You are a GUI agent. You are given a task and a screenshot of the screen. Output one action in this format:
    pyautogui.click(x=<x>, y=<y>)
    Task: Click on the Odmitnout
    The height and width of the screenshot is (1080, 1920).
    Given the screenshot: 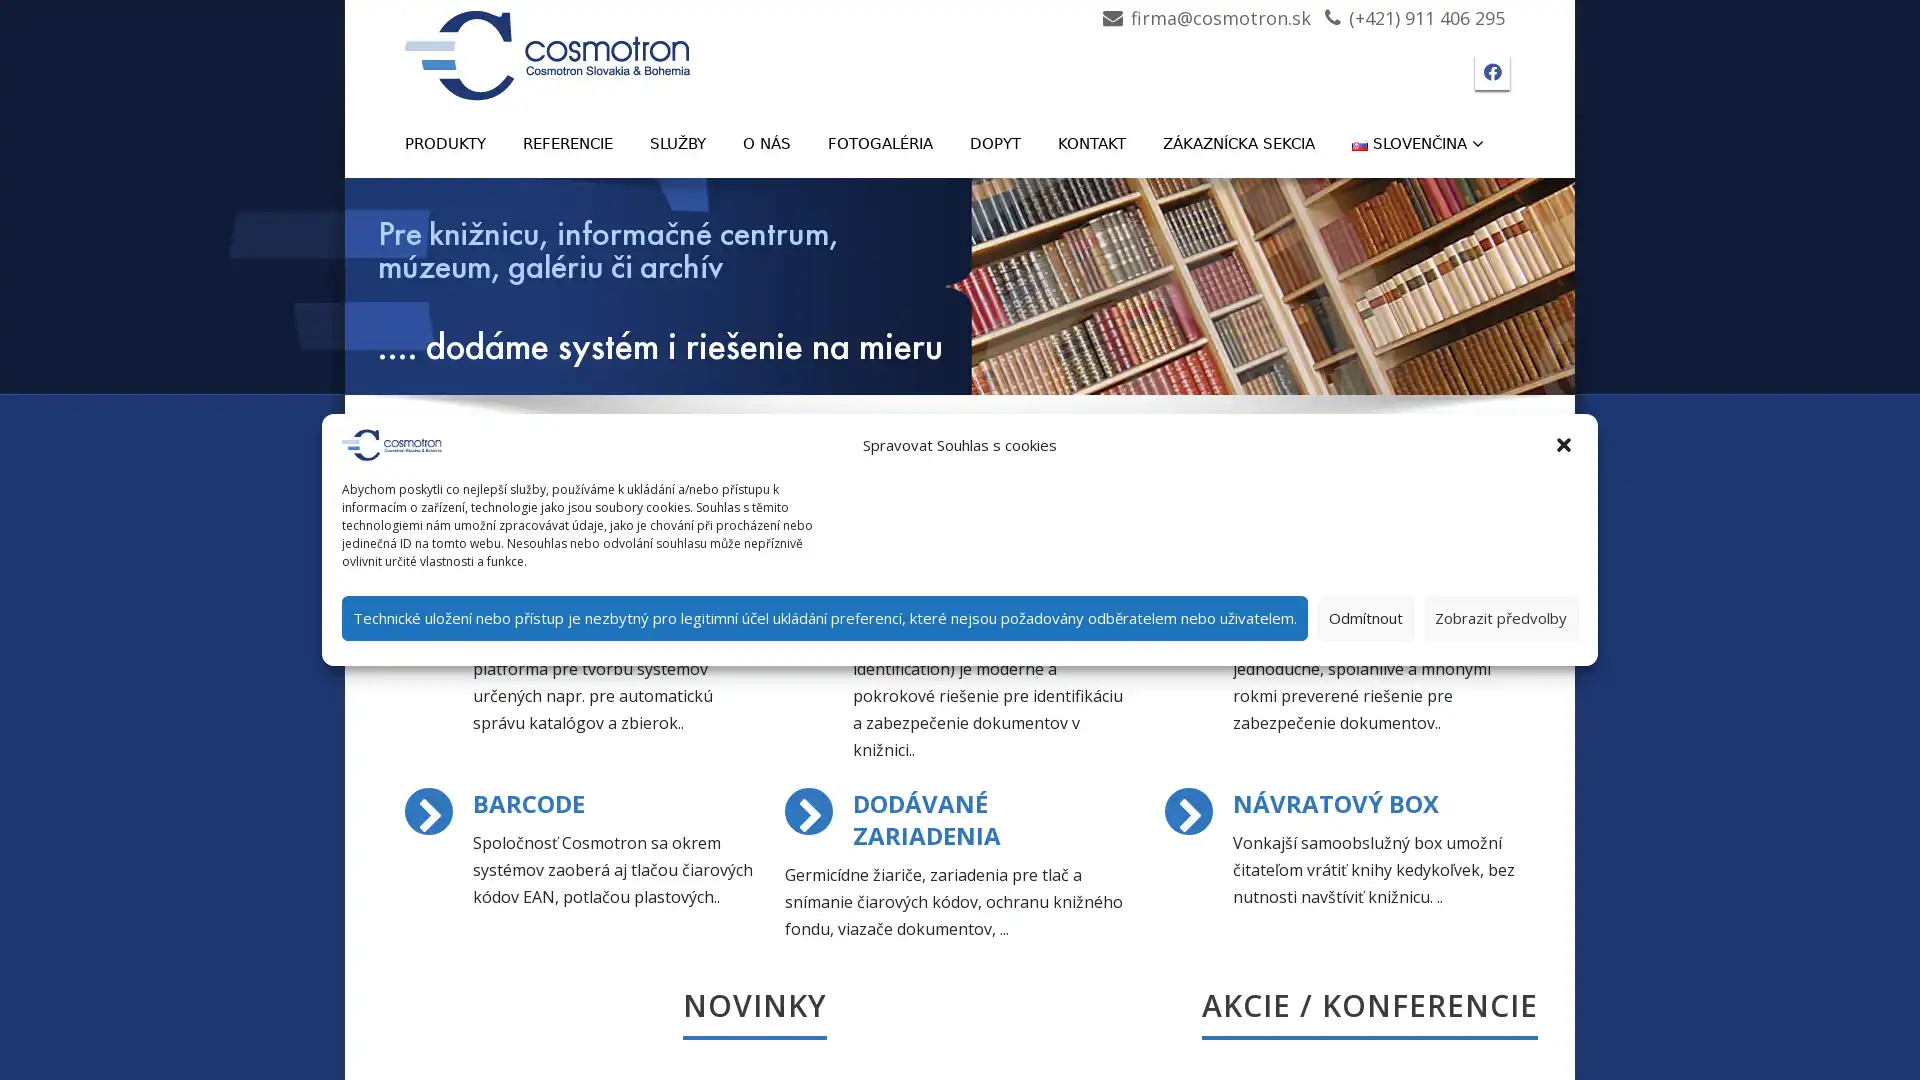 What is the action you would take?
    pyautogui.click(x=1365, y=616)
    